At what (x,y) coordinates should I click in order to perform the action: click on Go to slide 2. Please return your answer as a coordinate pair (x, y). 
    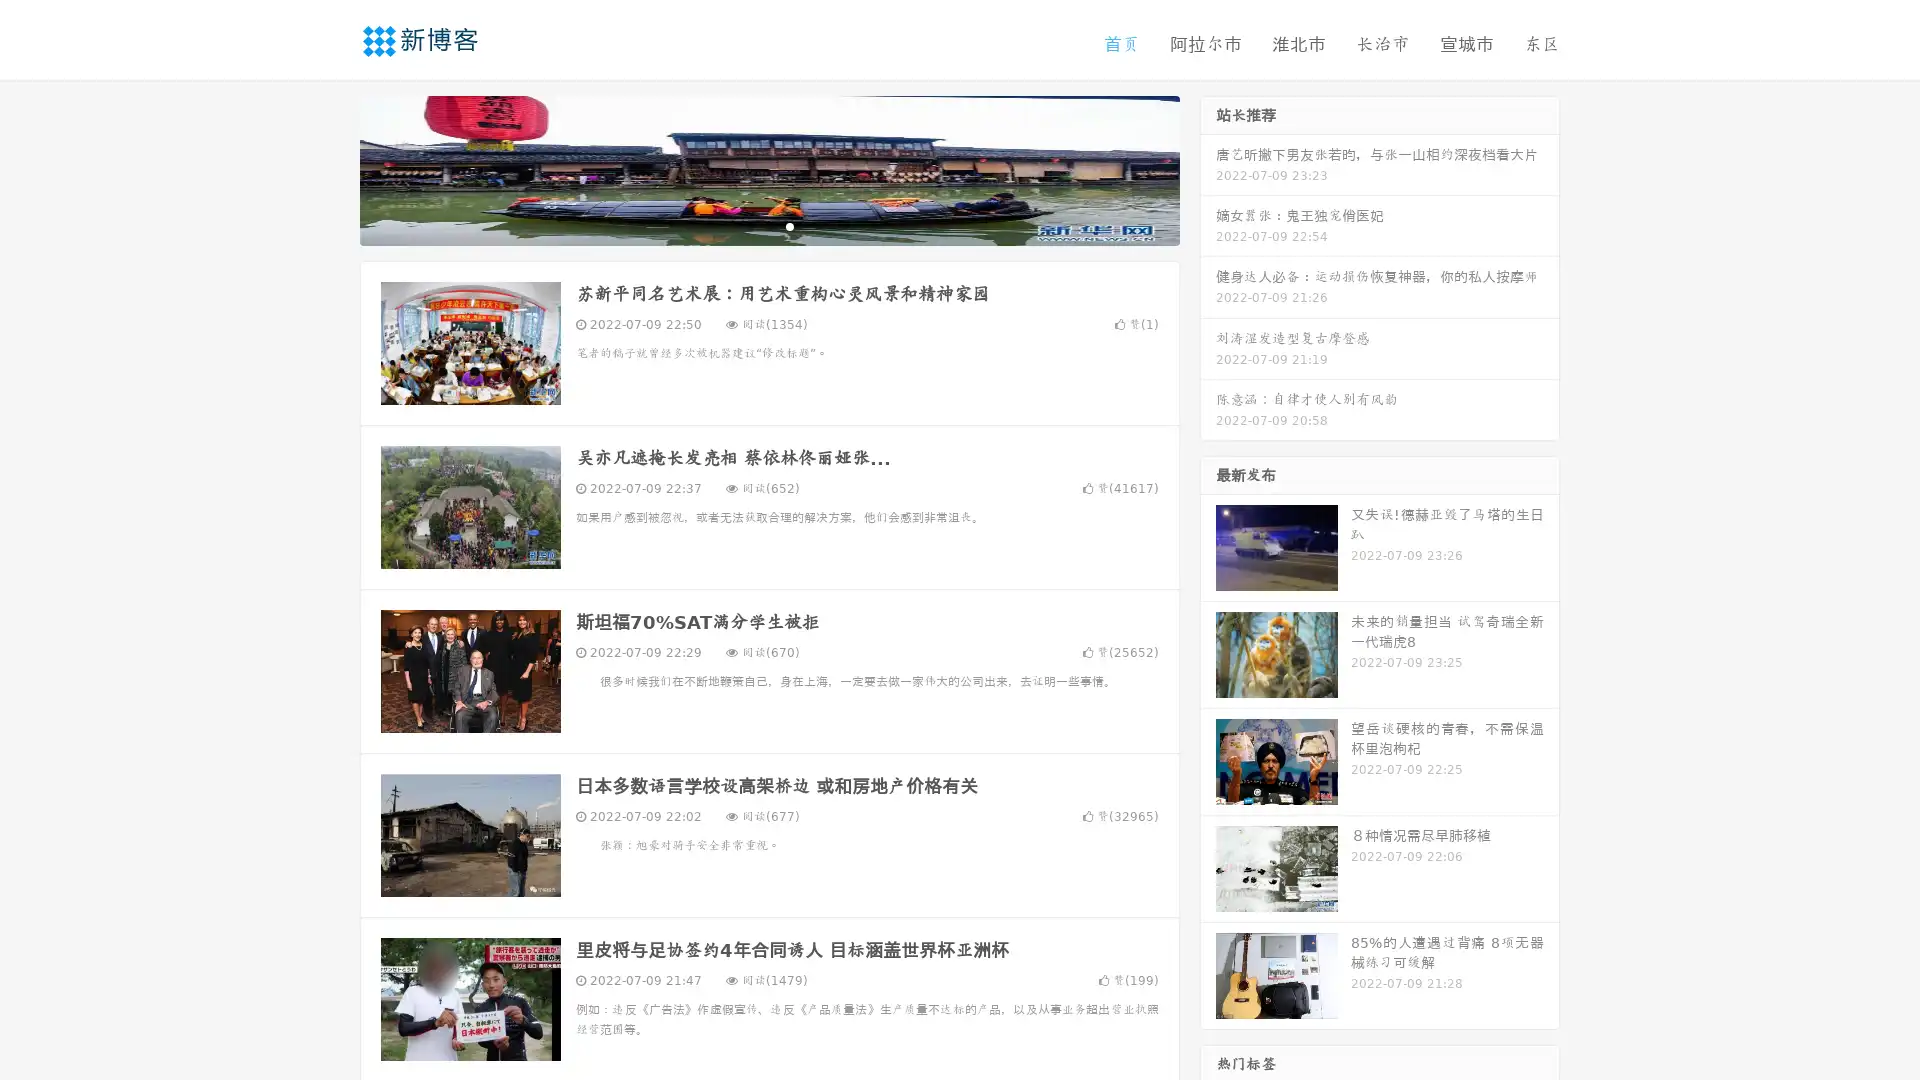
    Looking at the image, I should click on (768, 225).